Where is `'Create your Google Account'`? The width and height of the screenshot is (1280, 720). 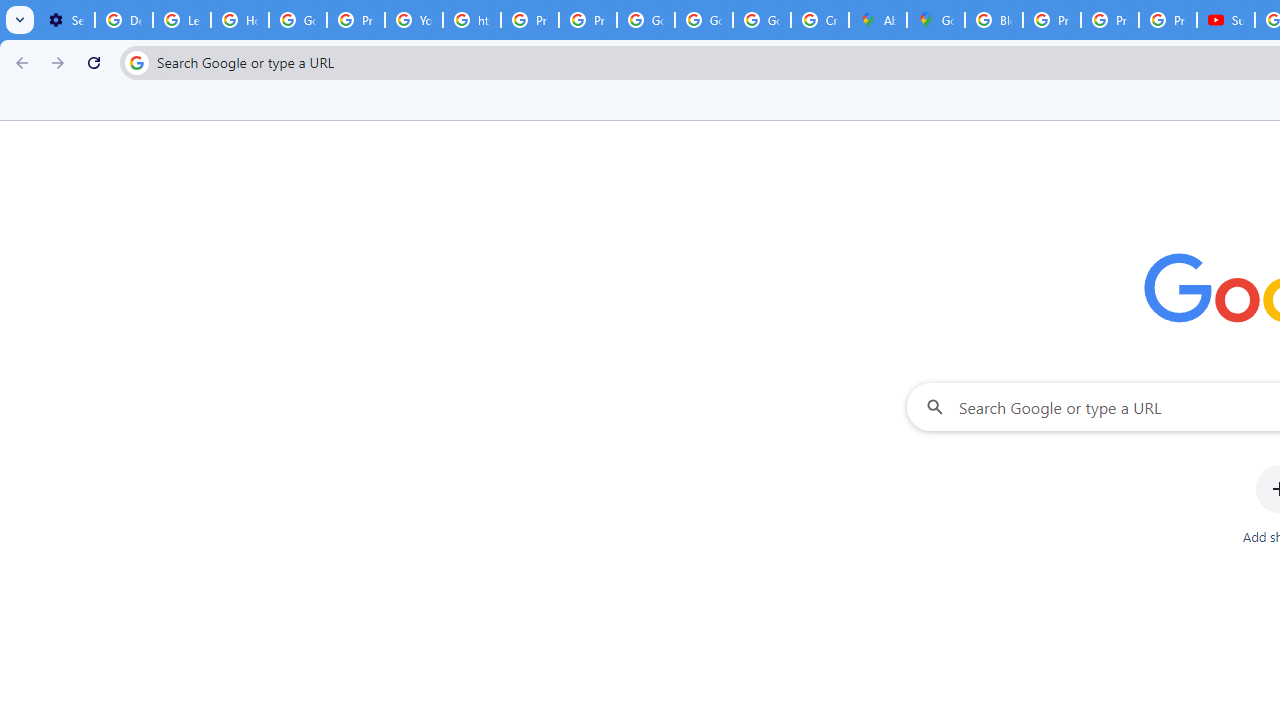 'Create your Google Account' is located at coordinates (819, 20).